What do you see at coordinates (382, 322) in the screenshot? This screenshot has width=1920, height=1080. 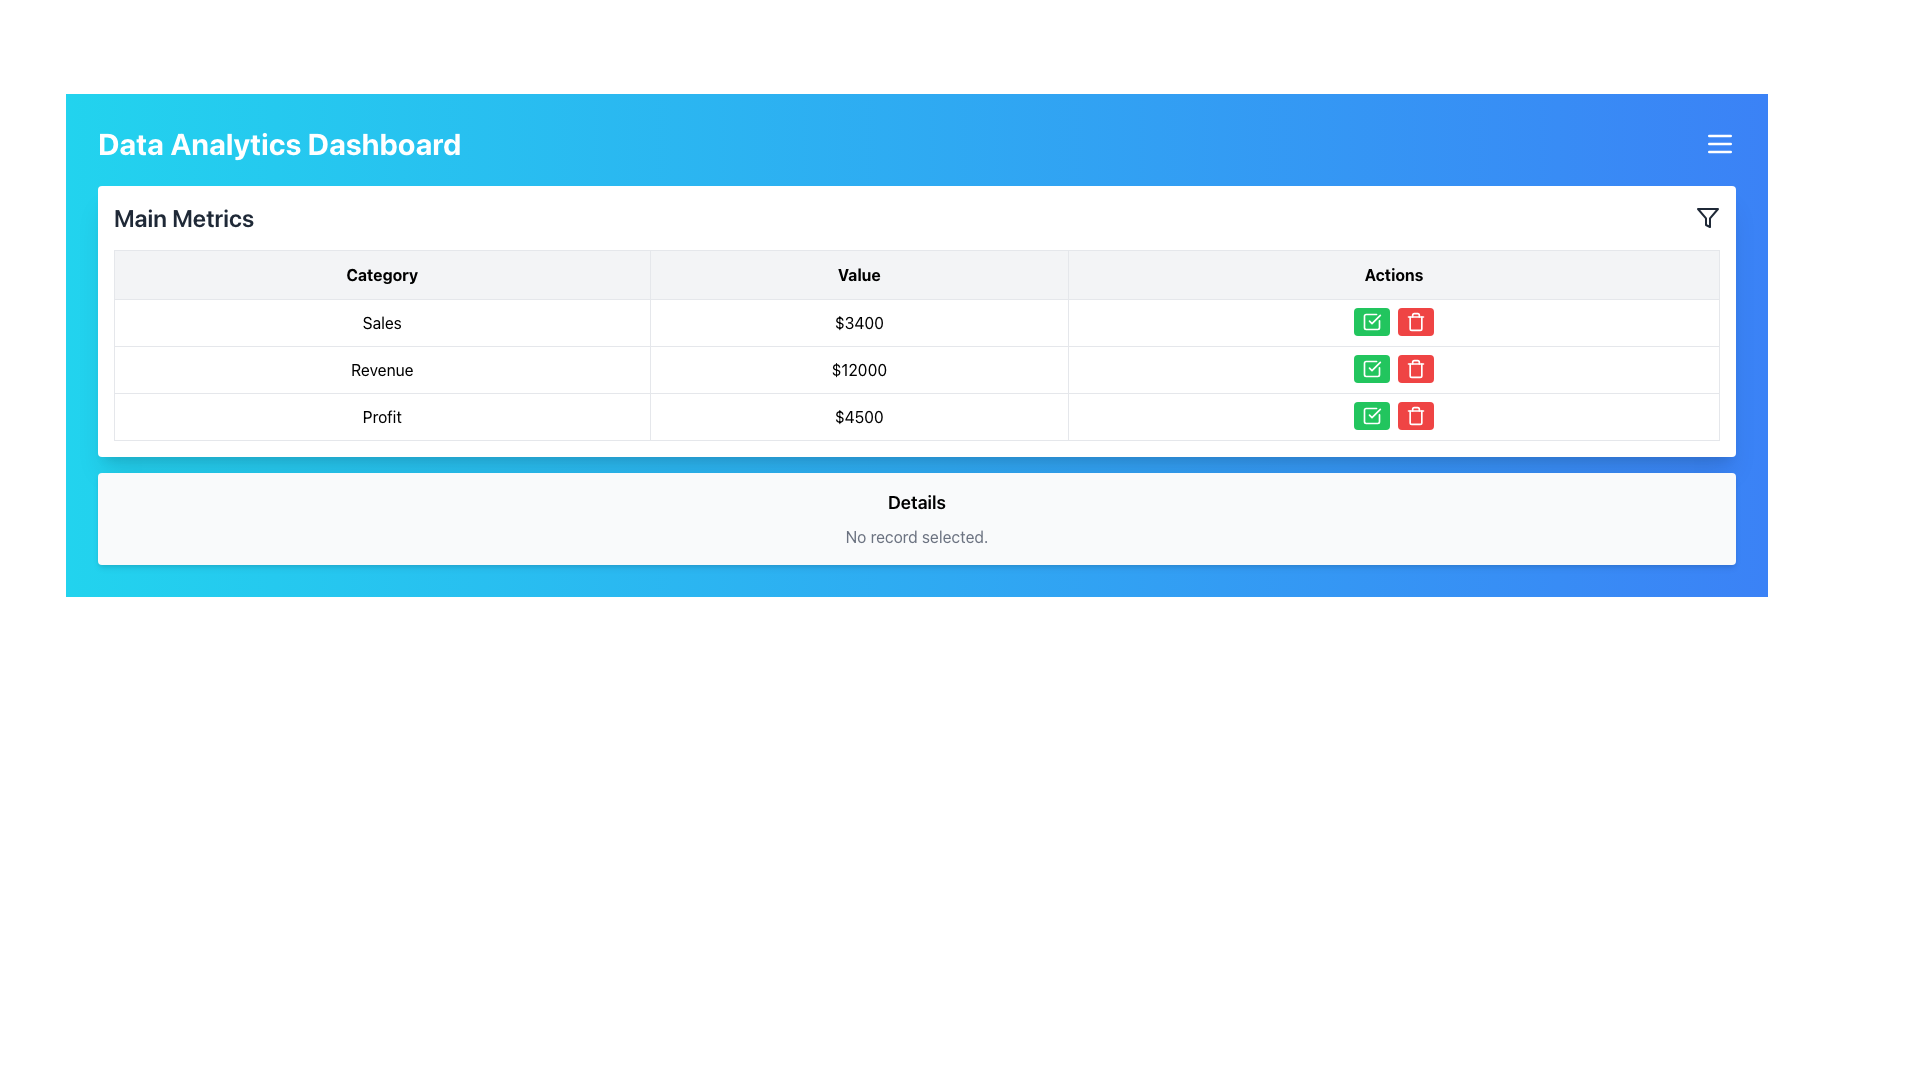 I see `the 'Sales' text label located in the first row under the 'Category' column, which categorizes the corresponding row's data` at bounding box center [382, 322].